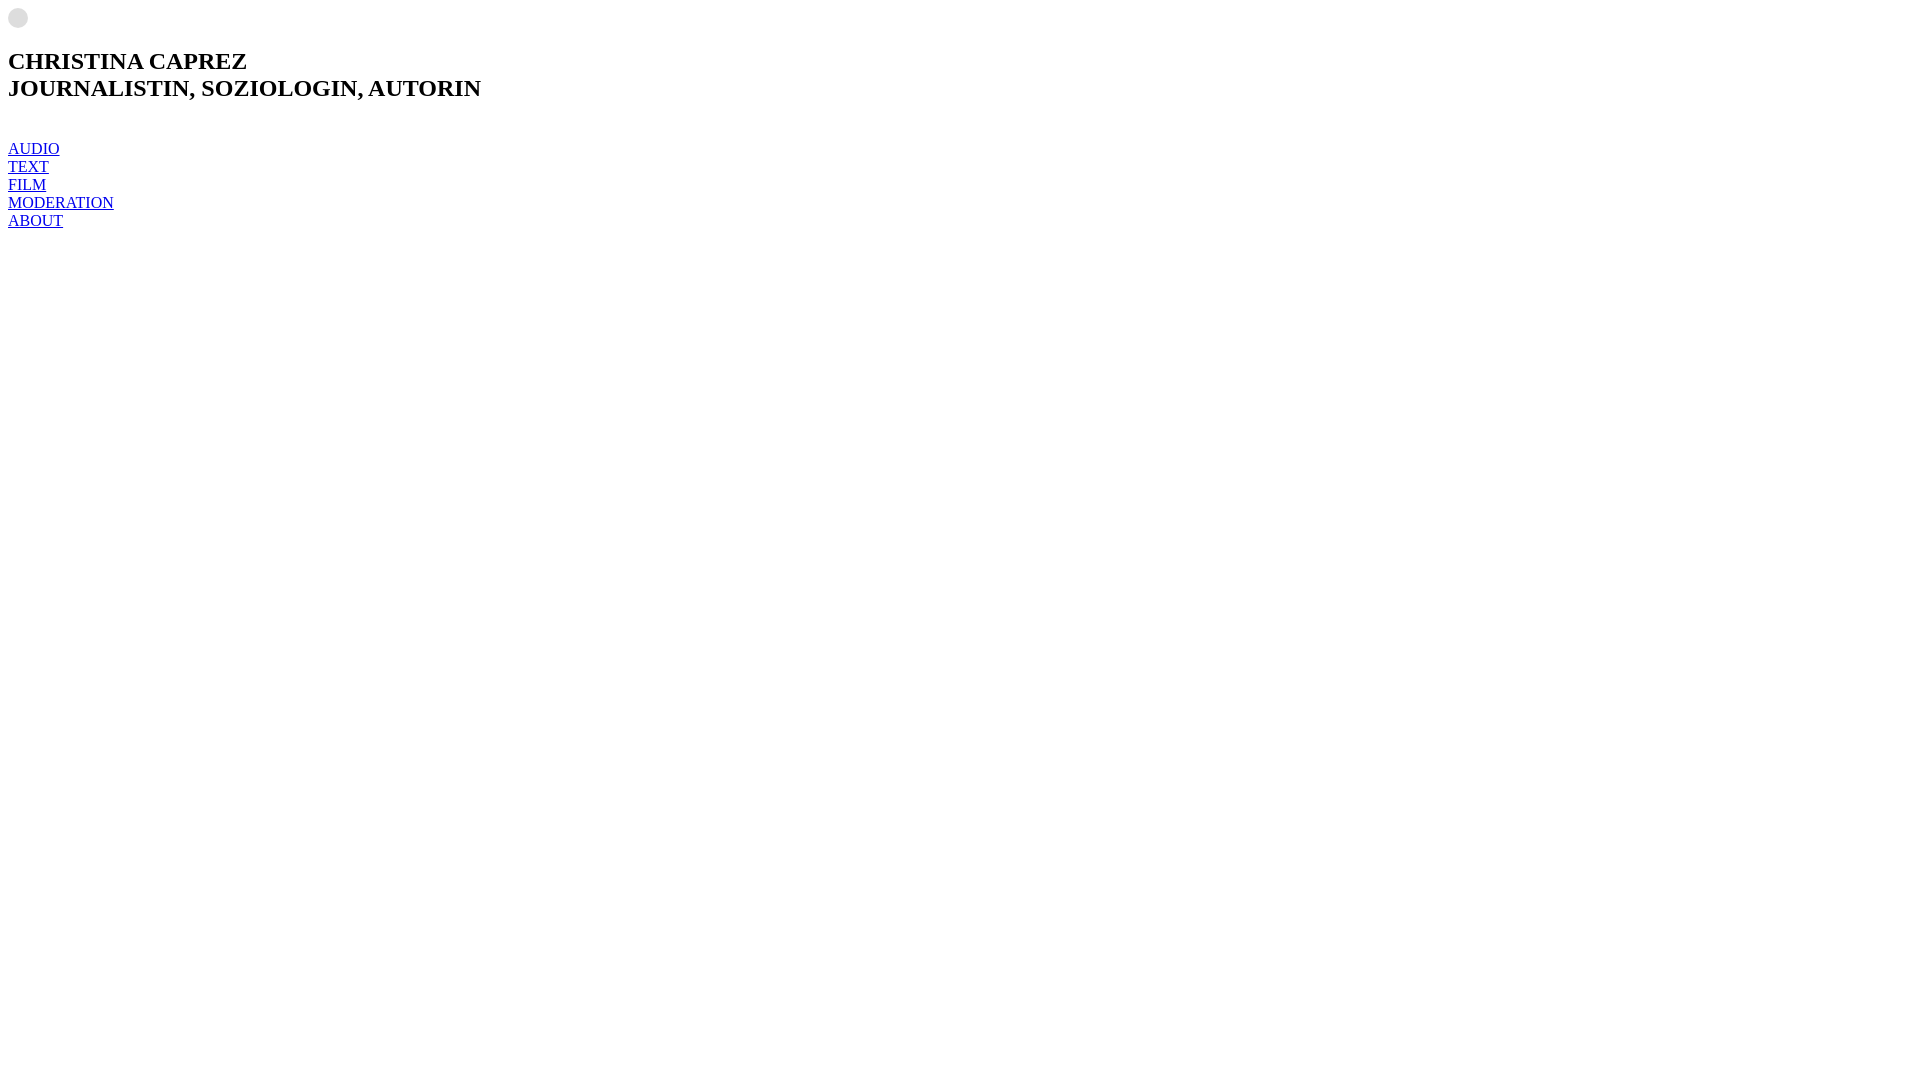 This screenshot has width=1920, height=1080. What do you see at coordinates (28, 165) in the screenshot?
I see `'TEXT'` at bounding box center [28, 165].